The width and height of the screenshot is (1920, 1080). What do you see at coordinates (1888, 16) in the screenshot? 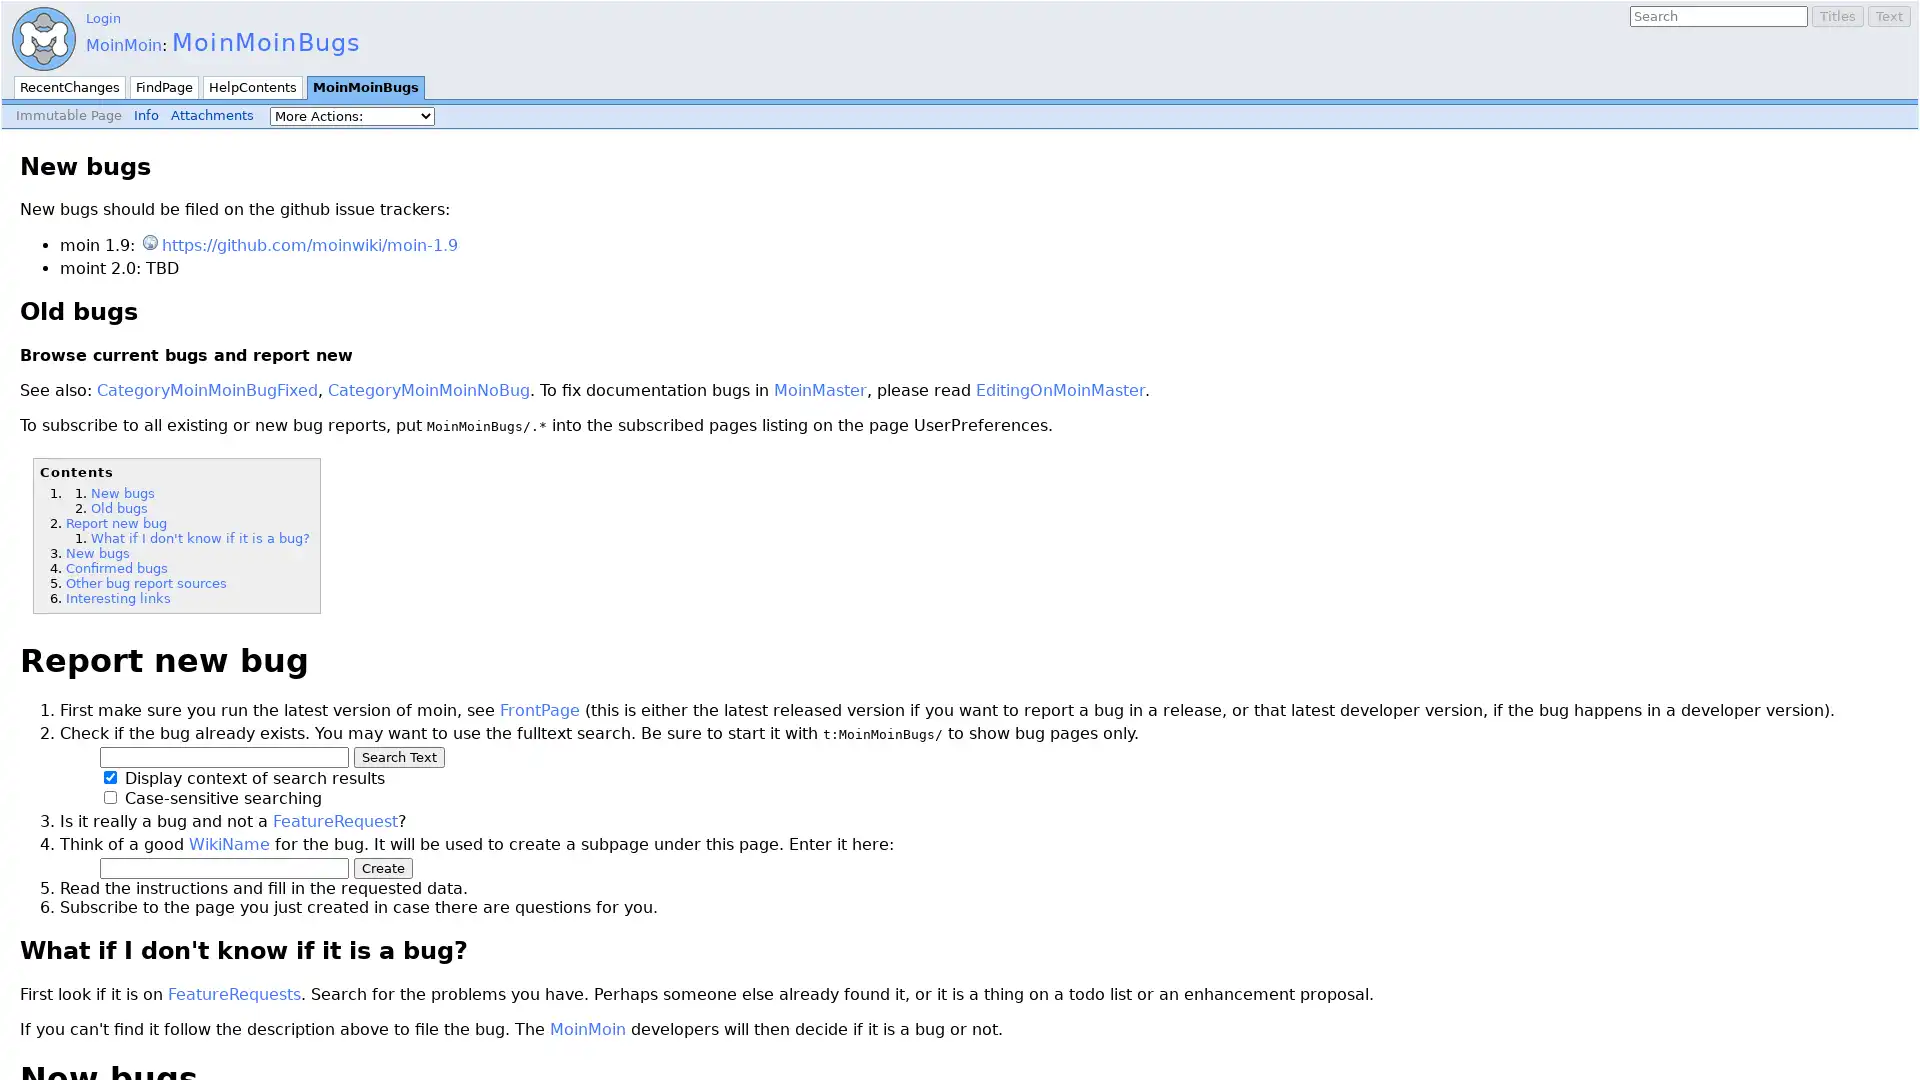
I see `Text` at bounding box center [1888, 16].